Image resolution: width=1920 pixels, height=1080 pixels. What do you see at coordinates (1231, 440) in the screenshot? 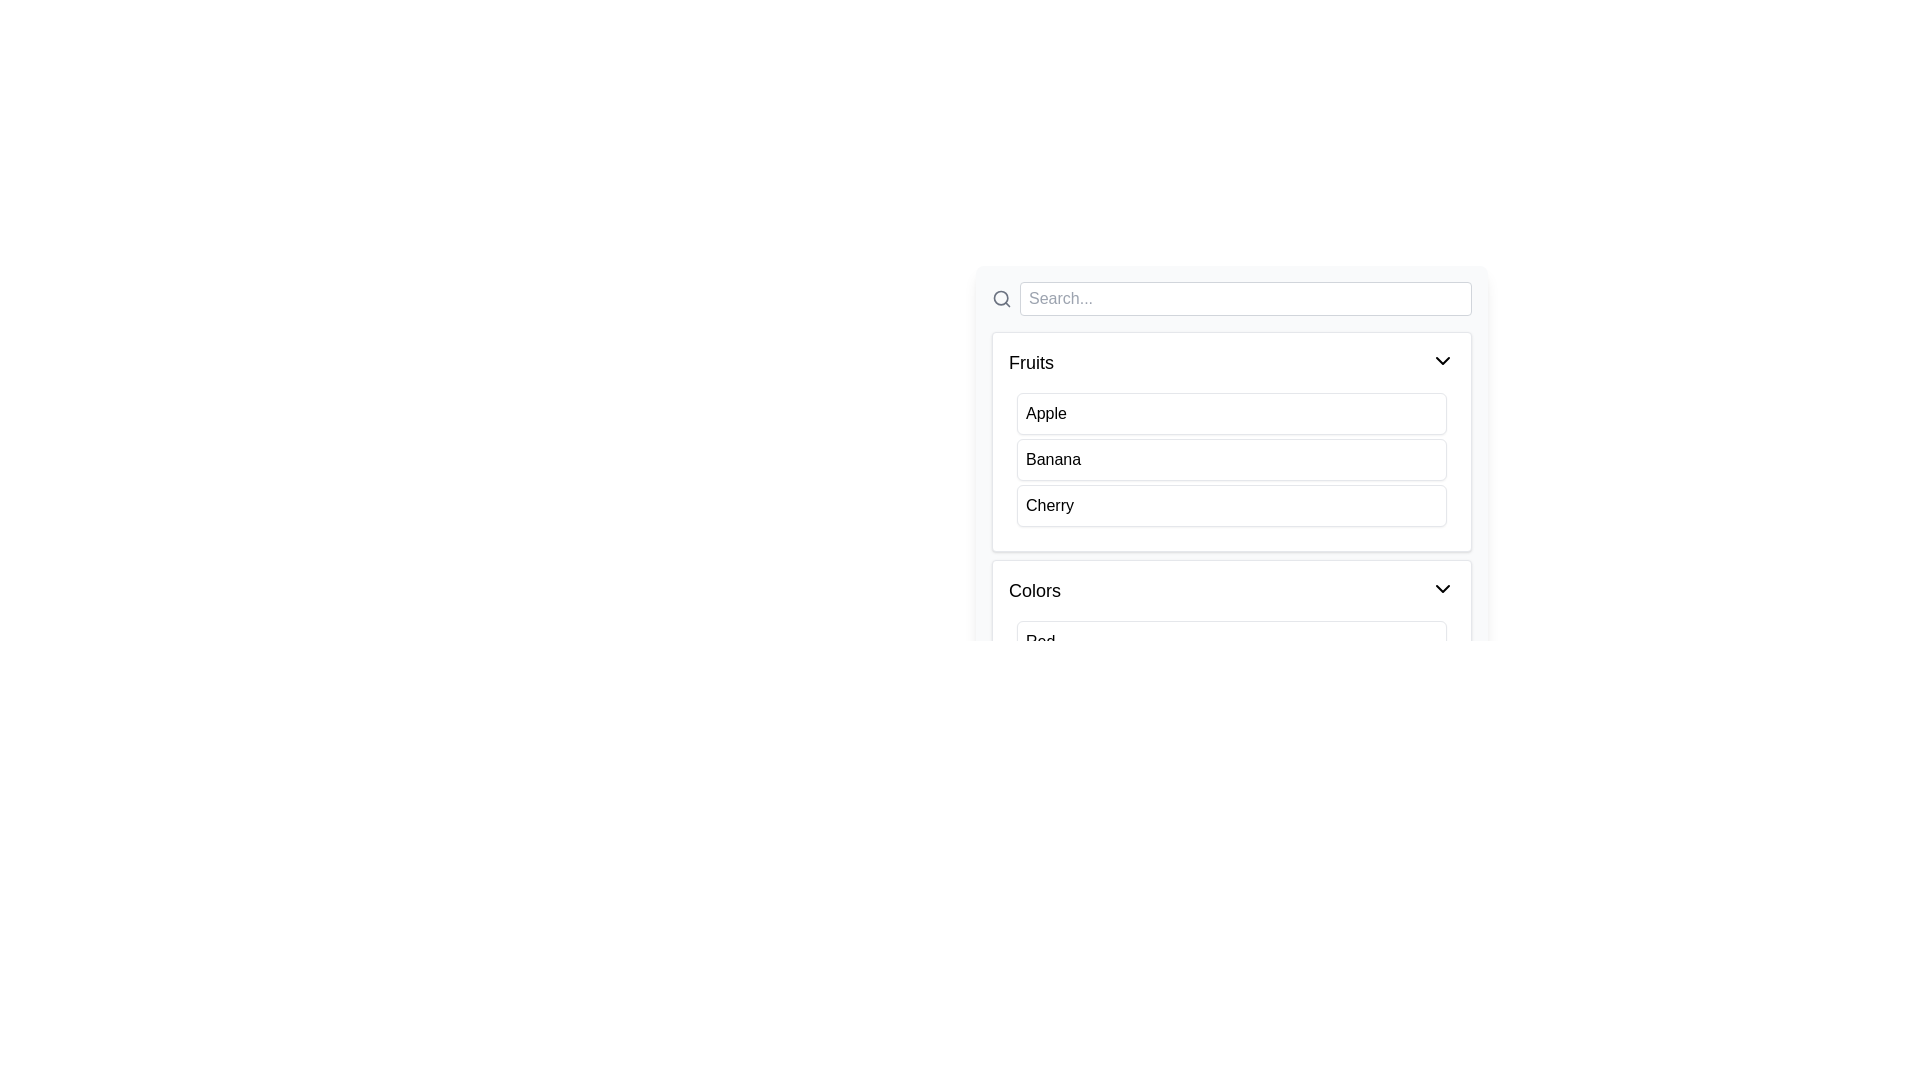
I see `the 'Banana' item in the 'Fruits' dropdown list` at bounding box center [1231, 440].